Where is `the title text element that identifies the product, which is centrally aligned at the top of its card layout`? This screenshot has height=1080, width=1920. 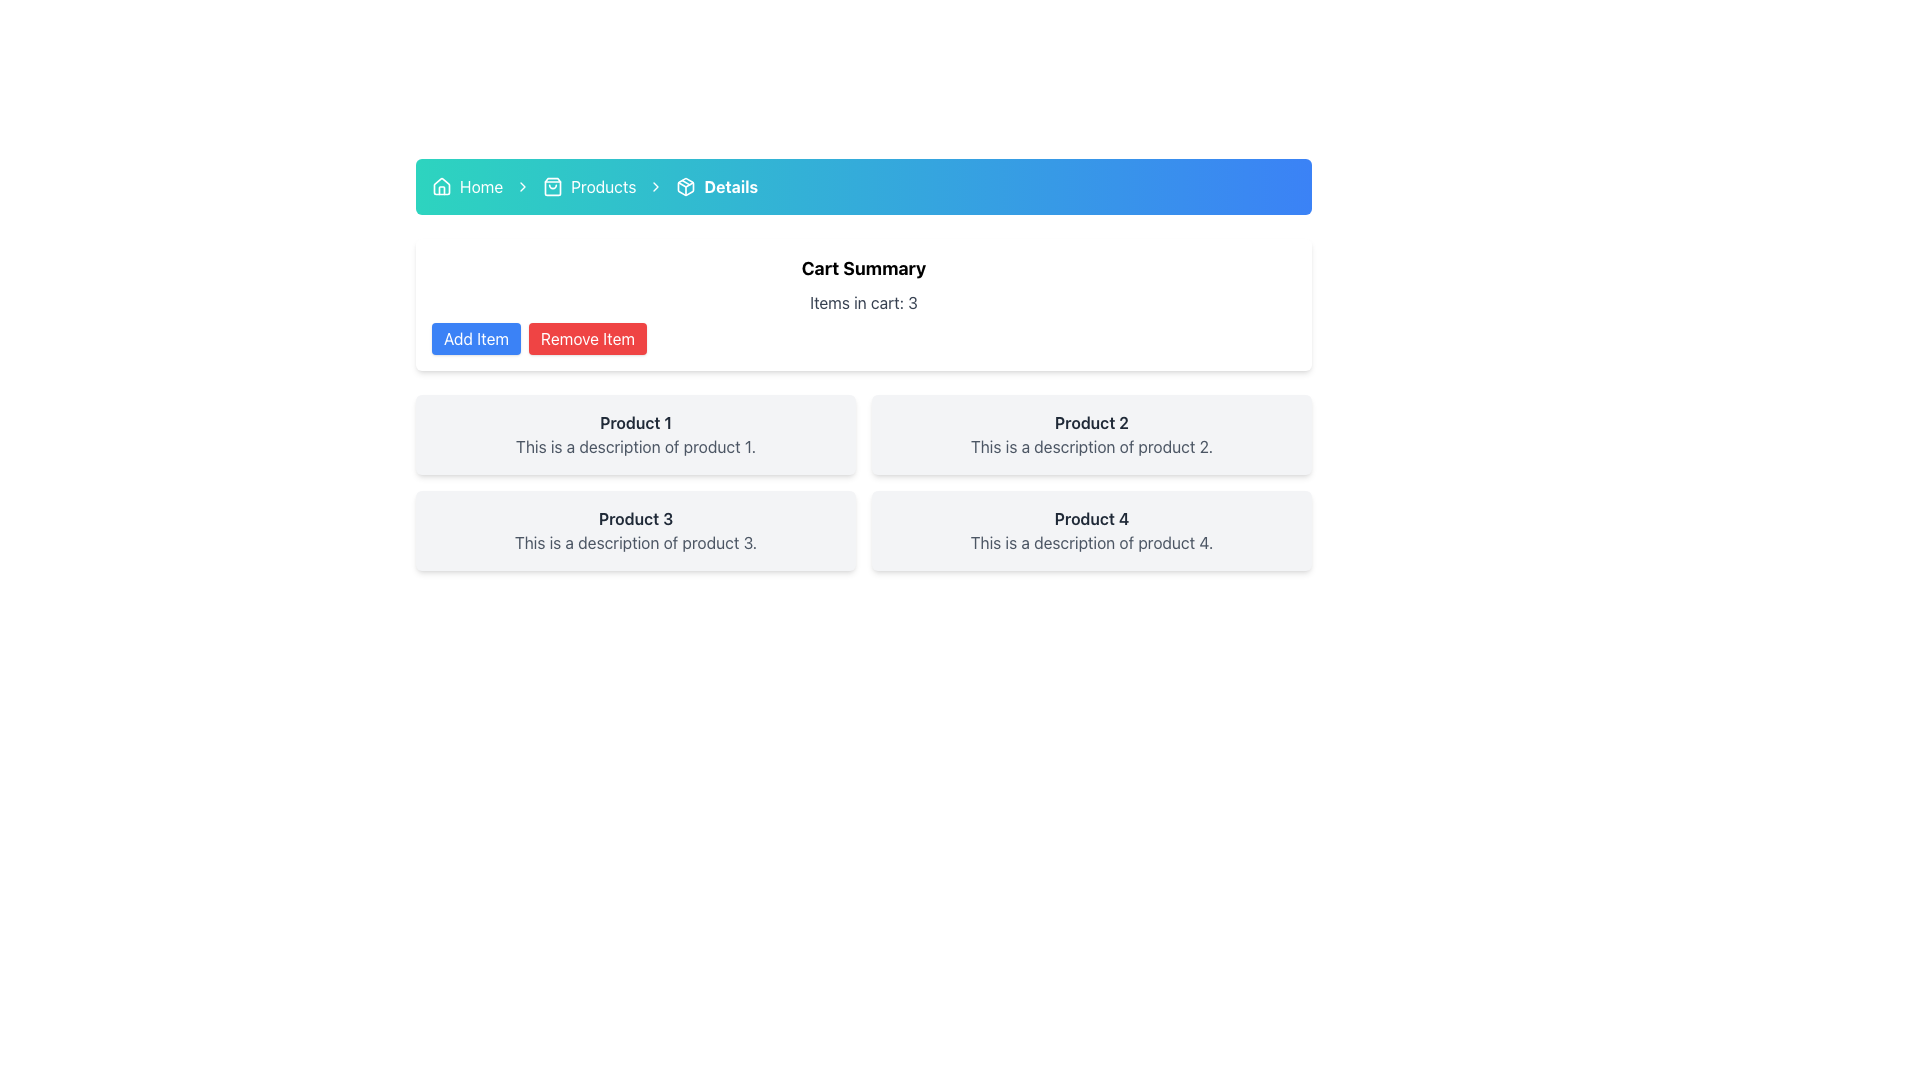 the title text element that identifies the product, which is centrally aligned at the top of its card layout is located at coordinates (1090, 422).